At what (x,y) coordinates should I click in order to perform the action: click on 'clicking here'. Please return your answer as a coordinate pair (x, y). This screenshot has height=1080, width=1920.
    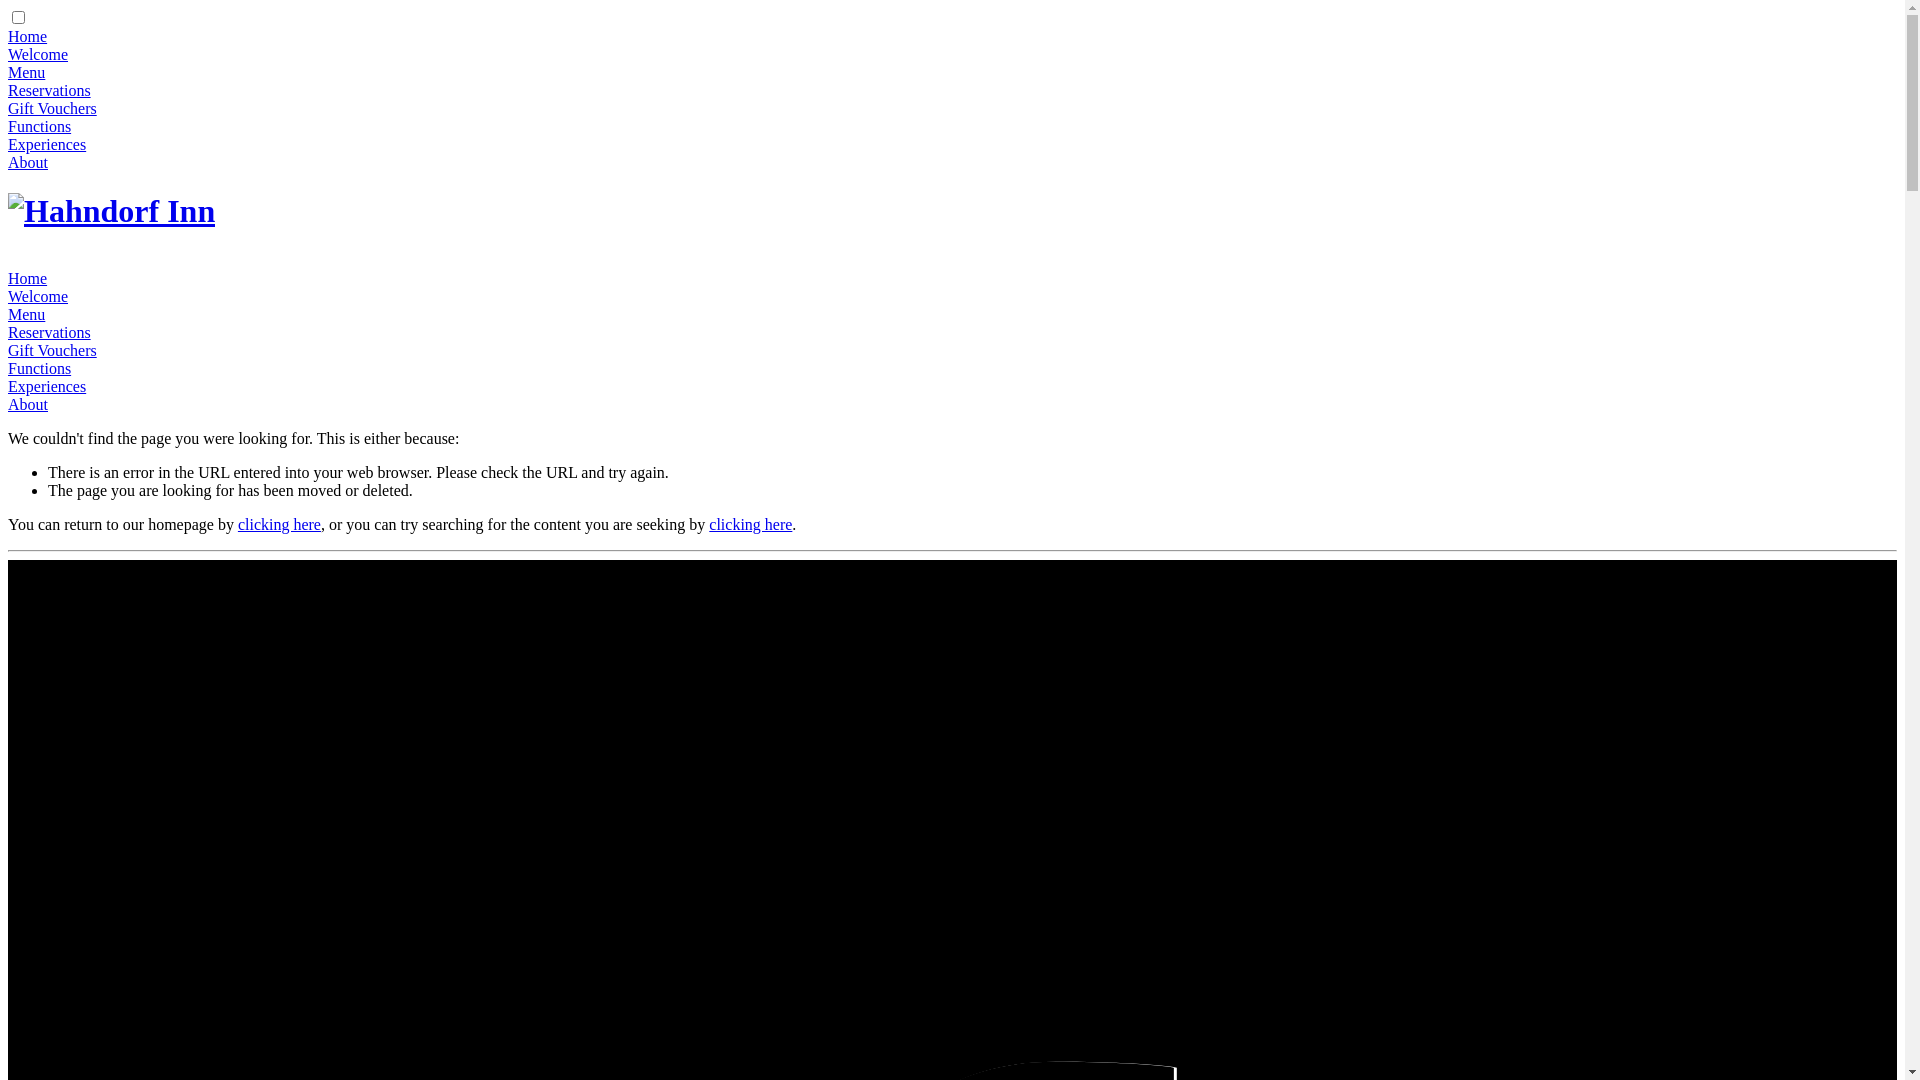
    Looking at the image, I should click on (709, 523).